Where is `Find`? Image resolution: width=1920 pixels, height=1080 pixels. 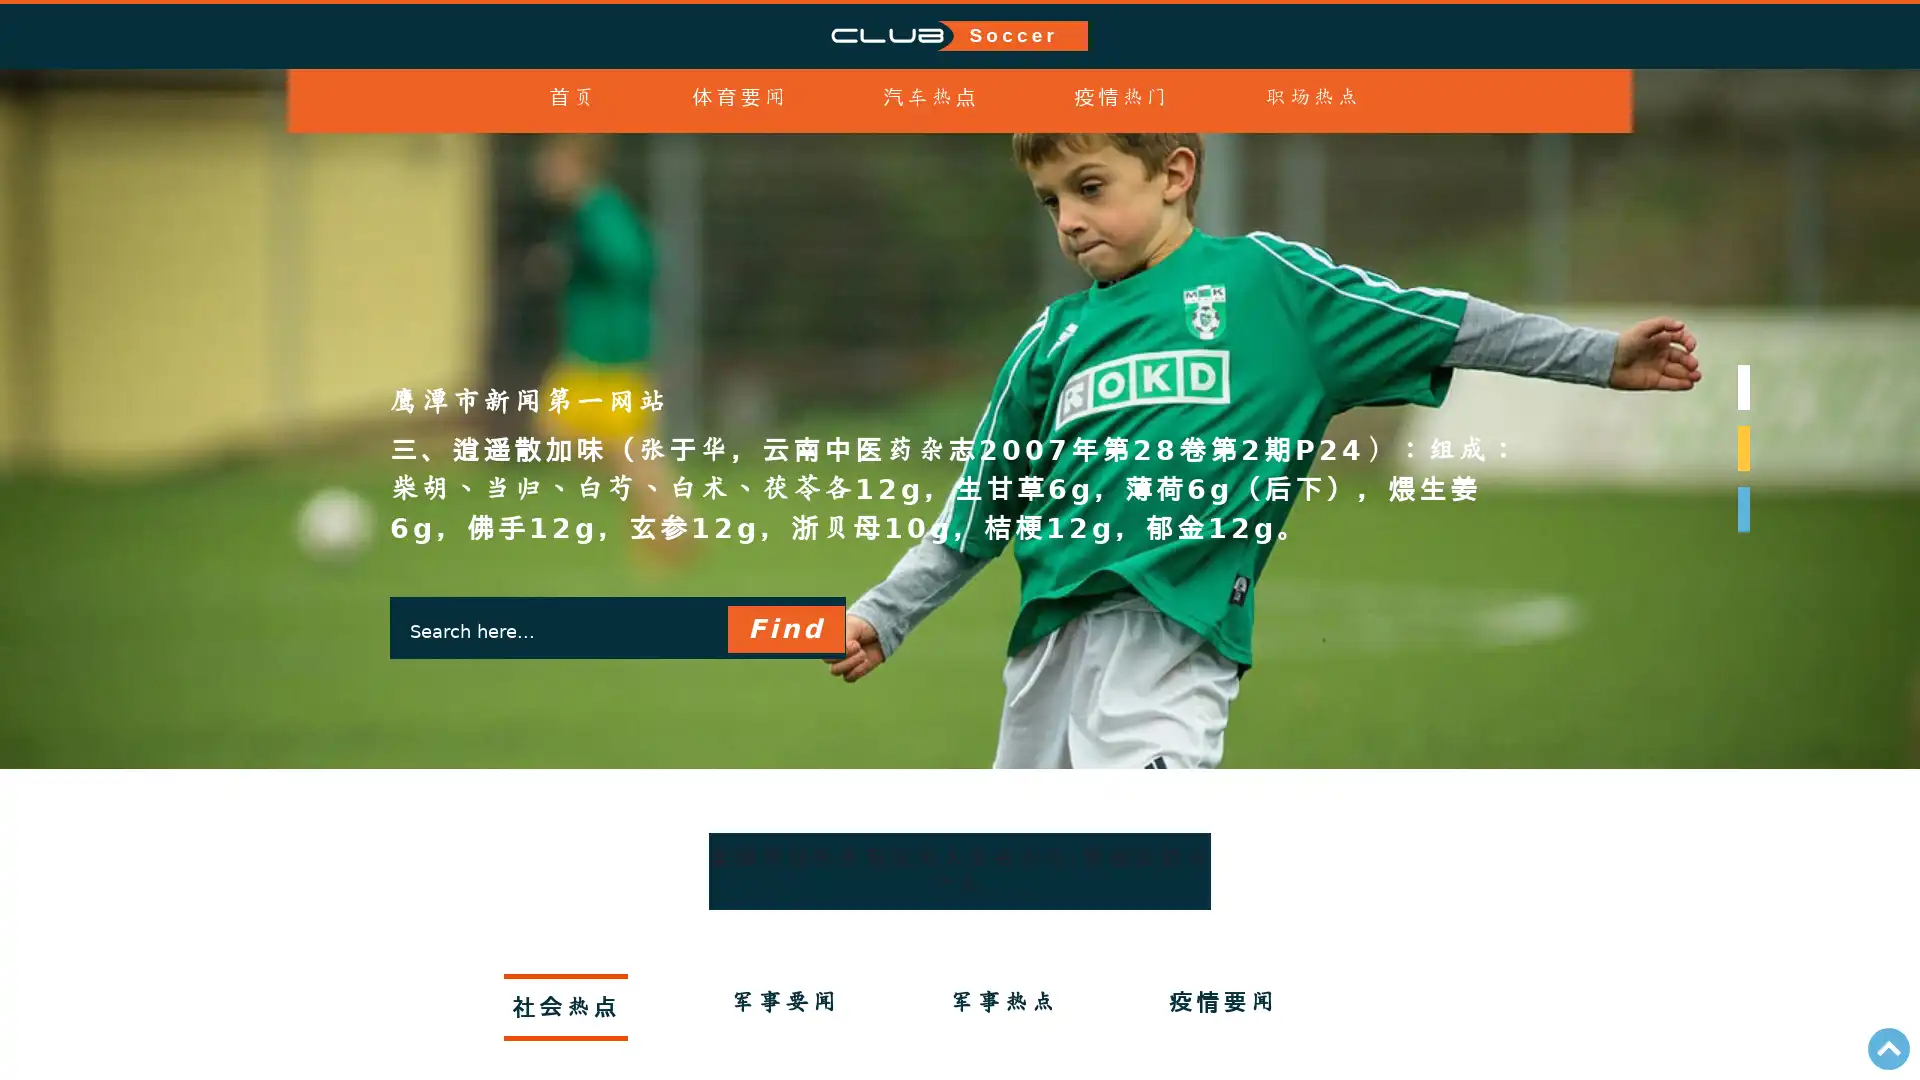 Find is located at coordinates (784, 551).